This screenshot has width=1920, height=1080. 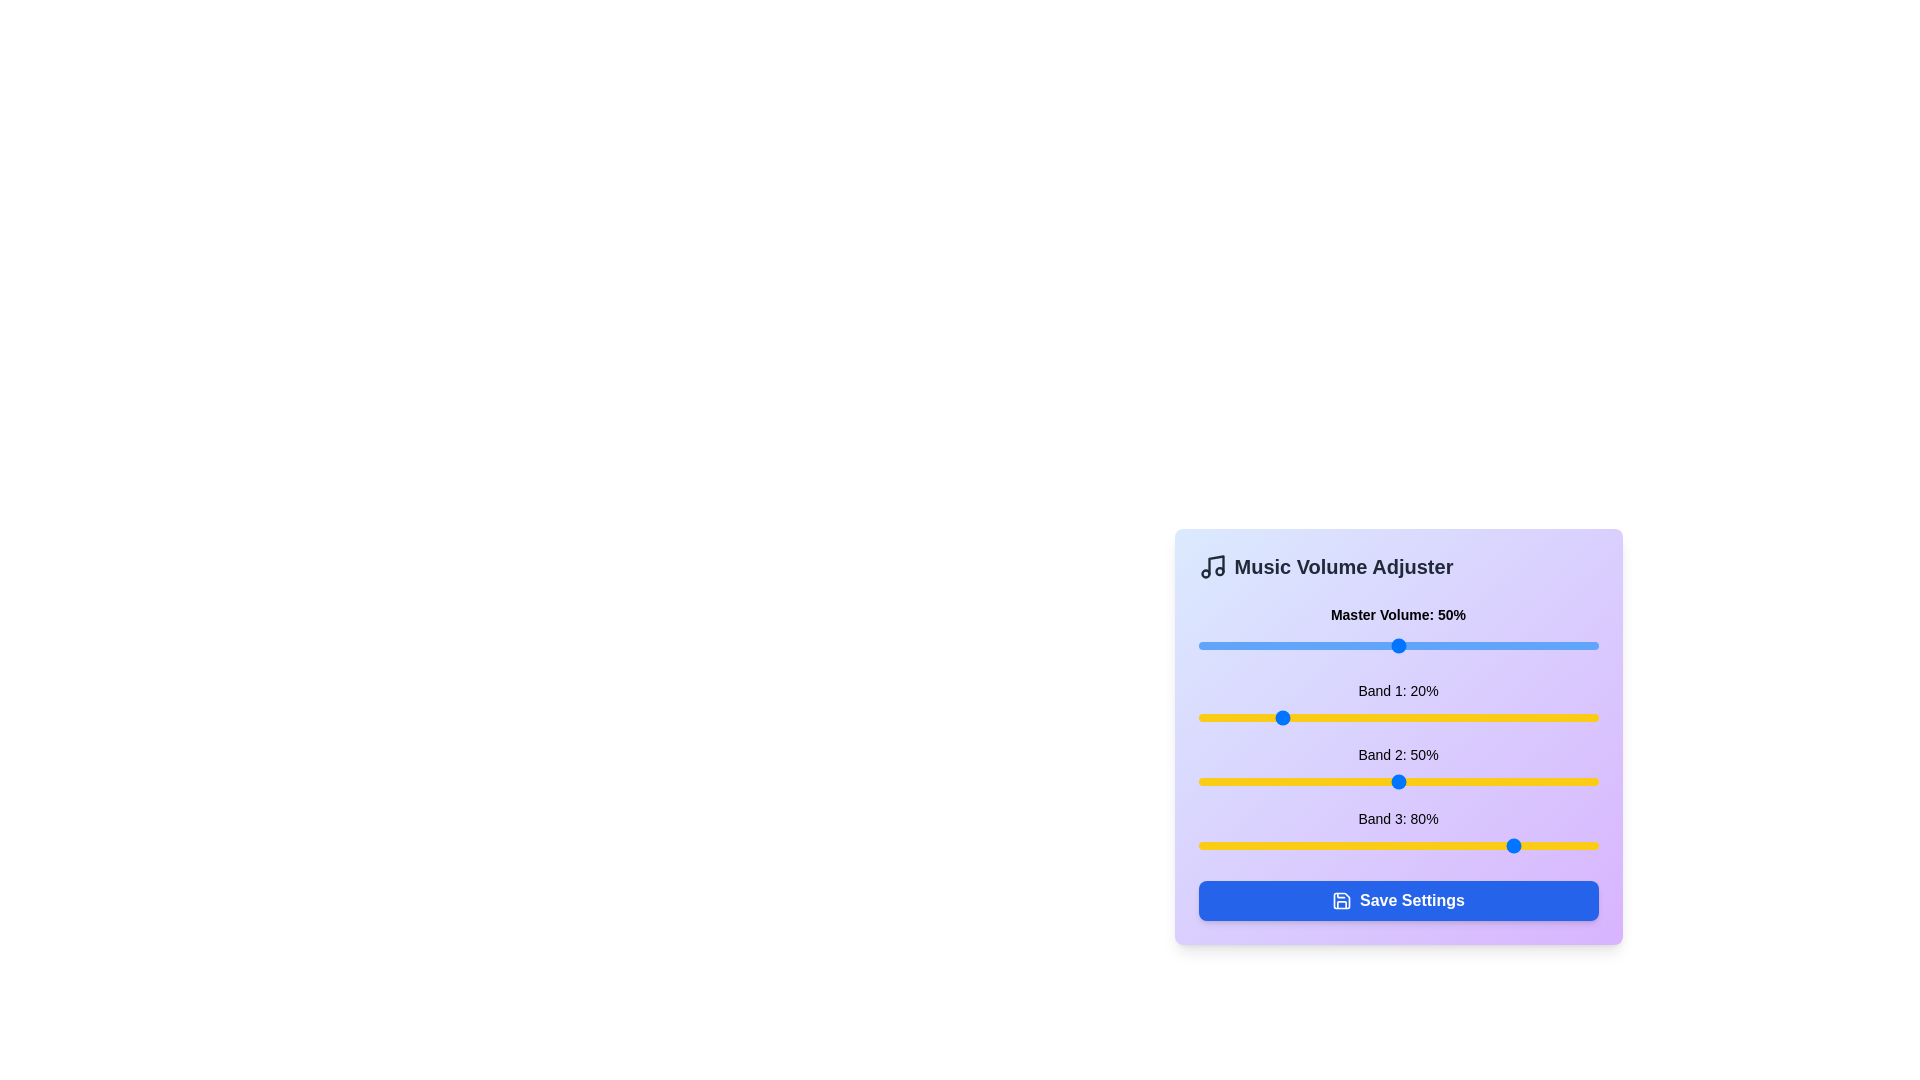 I want to click on the slider, so click(x=1577, y=645).